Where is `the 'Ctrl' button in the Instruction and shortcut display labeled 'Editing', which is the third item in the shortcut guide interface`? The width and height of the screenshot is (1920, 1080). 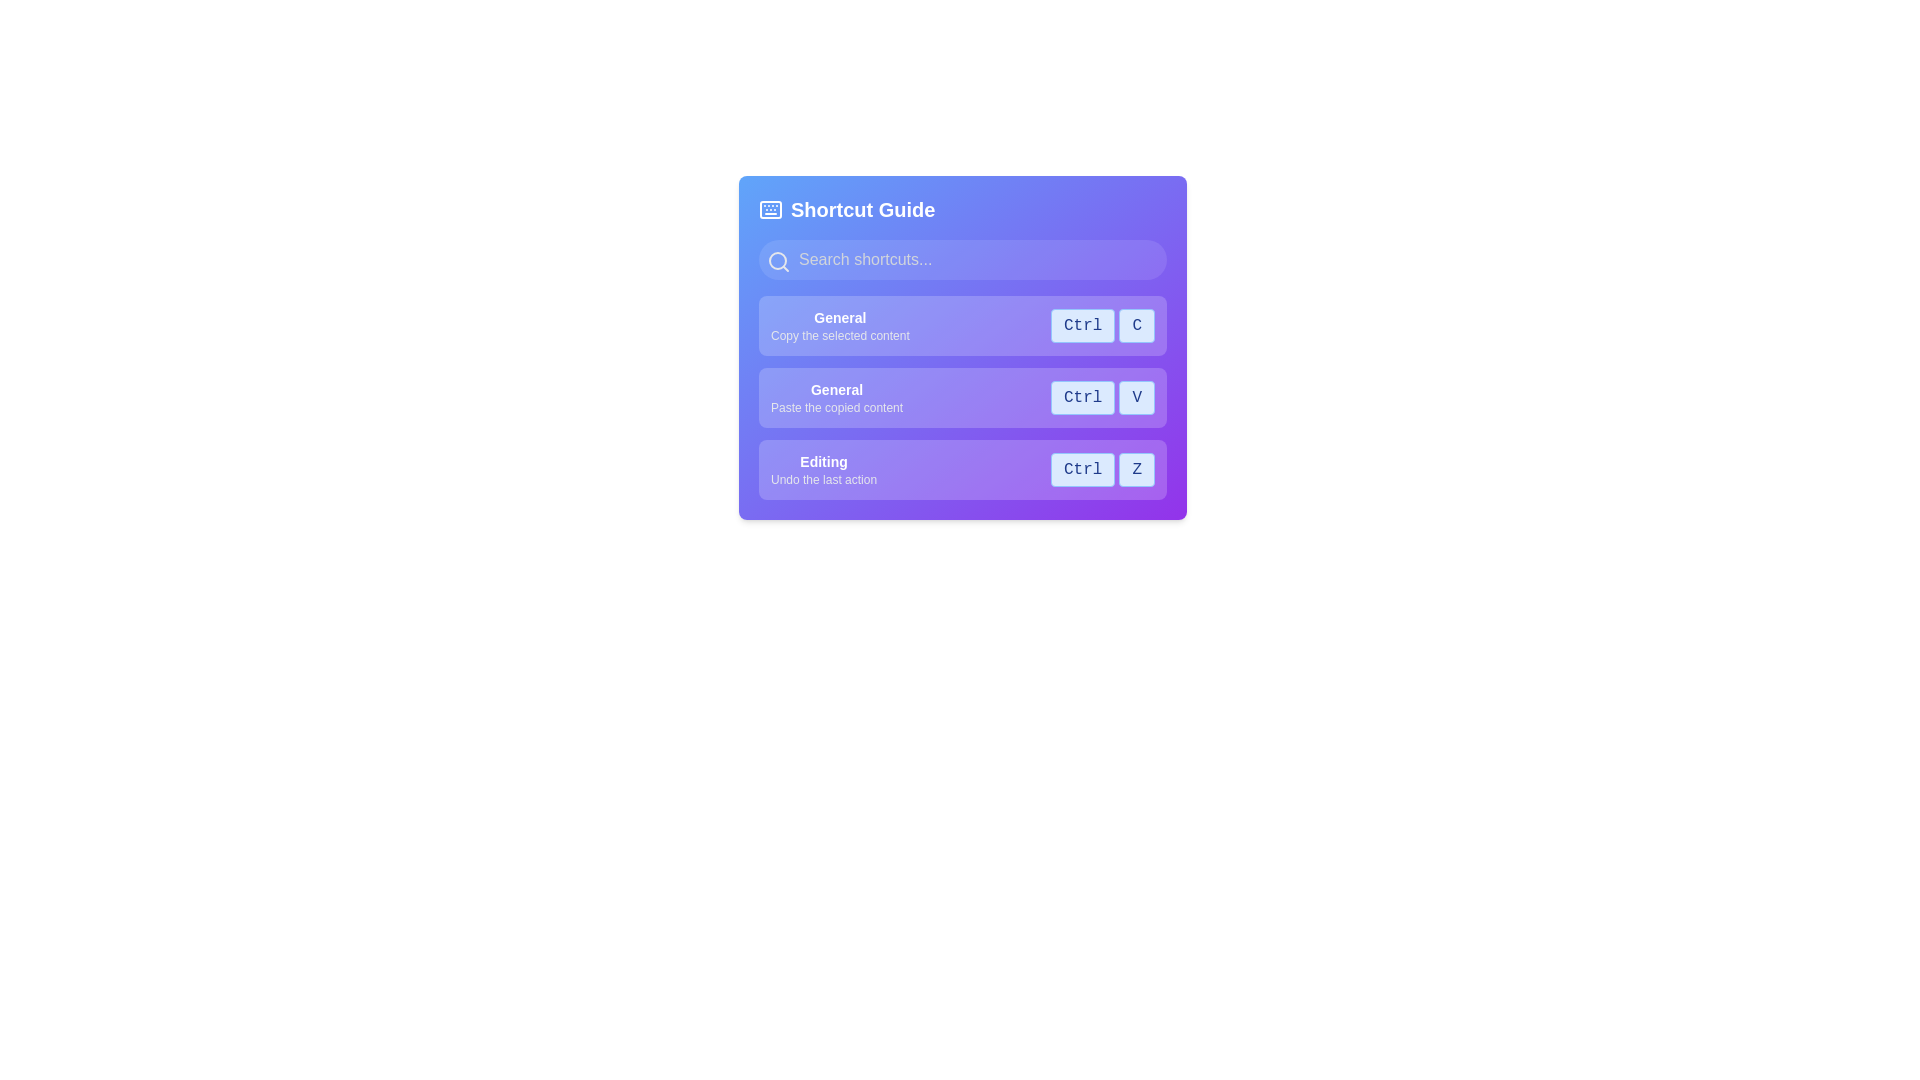
the 'Ctrl' button in the Instruction and shortcut display labeled 'Editing', which is the third item in the shortcut guide interface is located at coordinates (963, 470).